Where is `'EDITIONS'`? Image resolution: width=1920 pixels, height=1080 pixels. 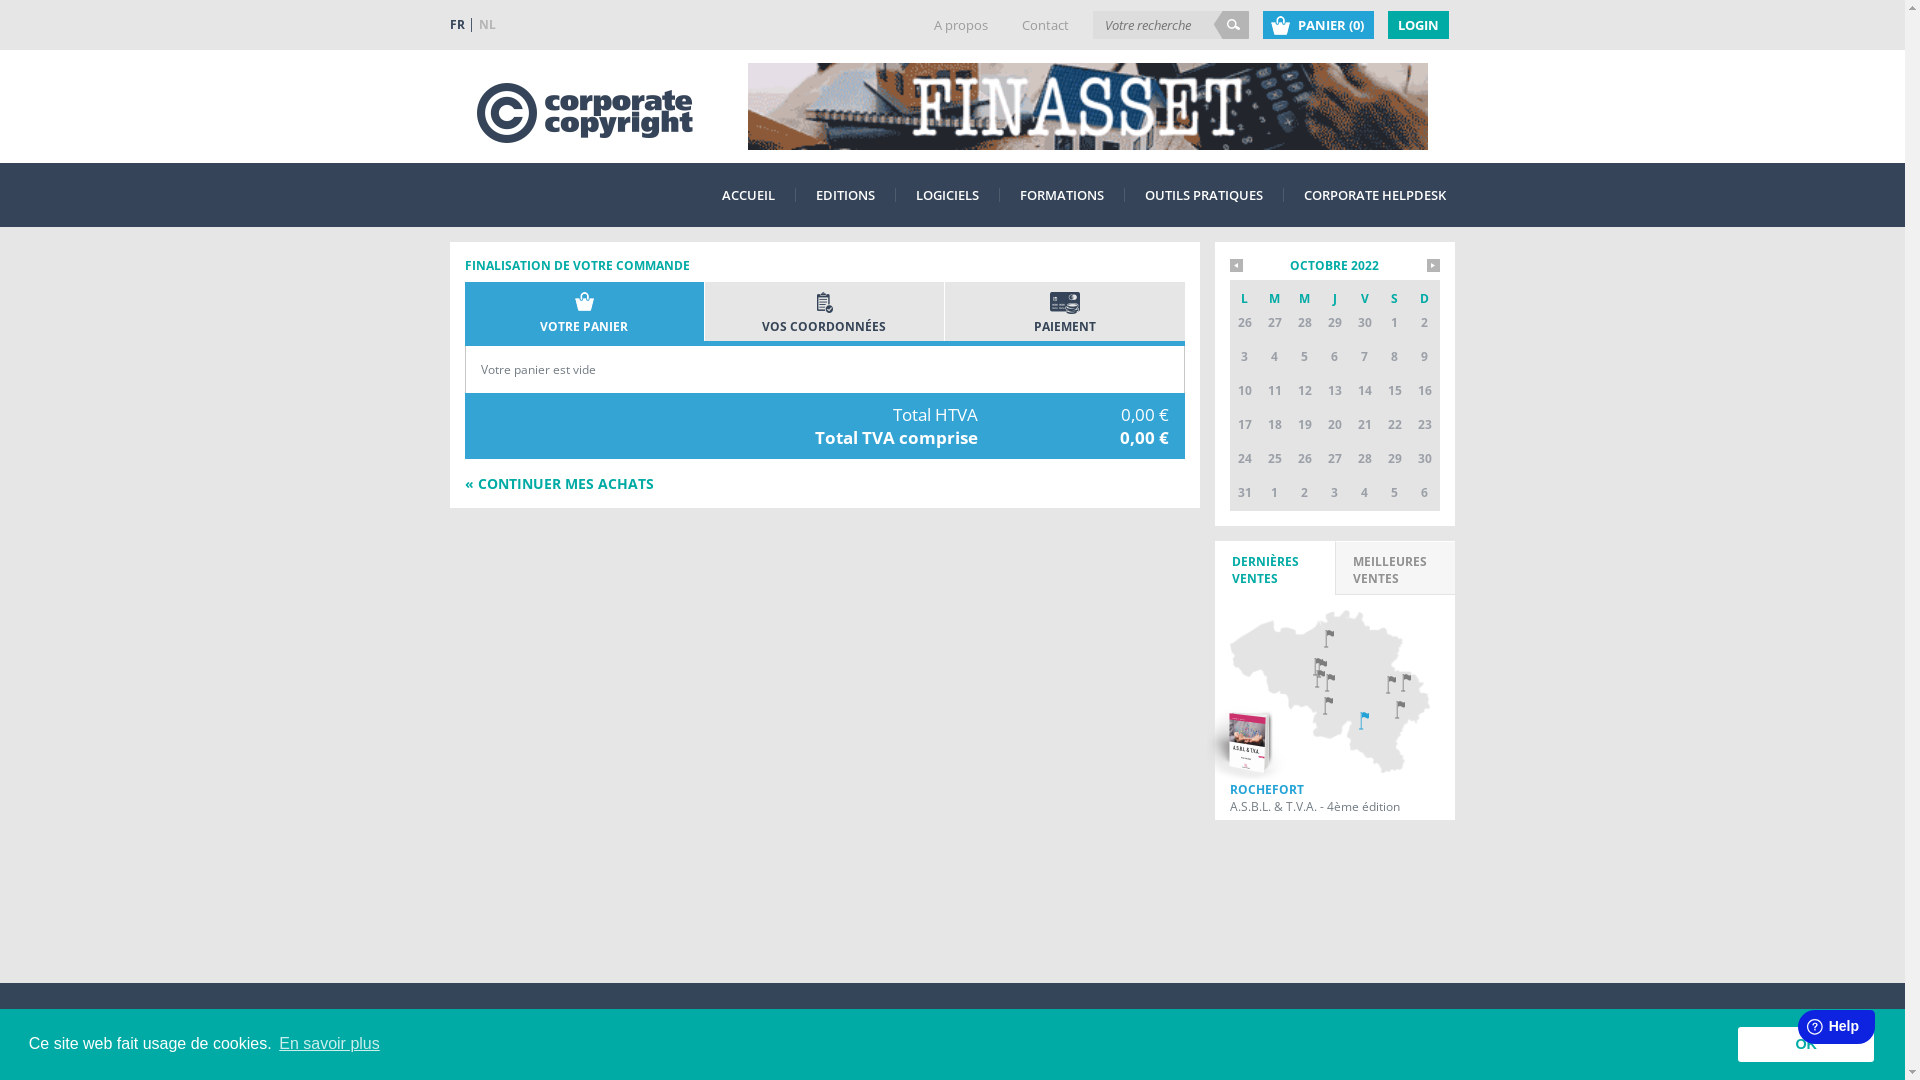 'EDITIONS' is located at coordinates (845, 195).